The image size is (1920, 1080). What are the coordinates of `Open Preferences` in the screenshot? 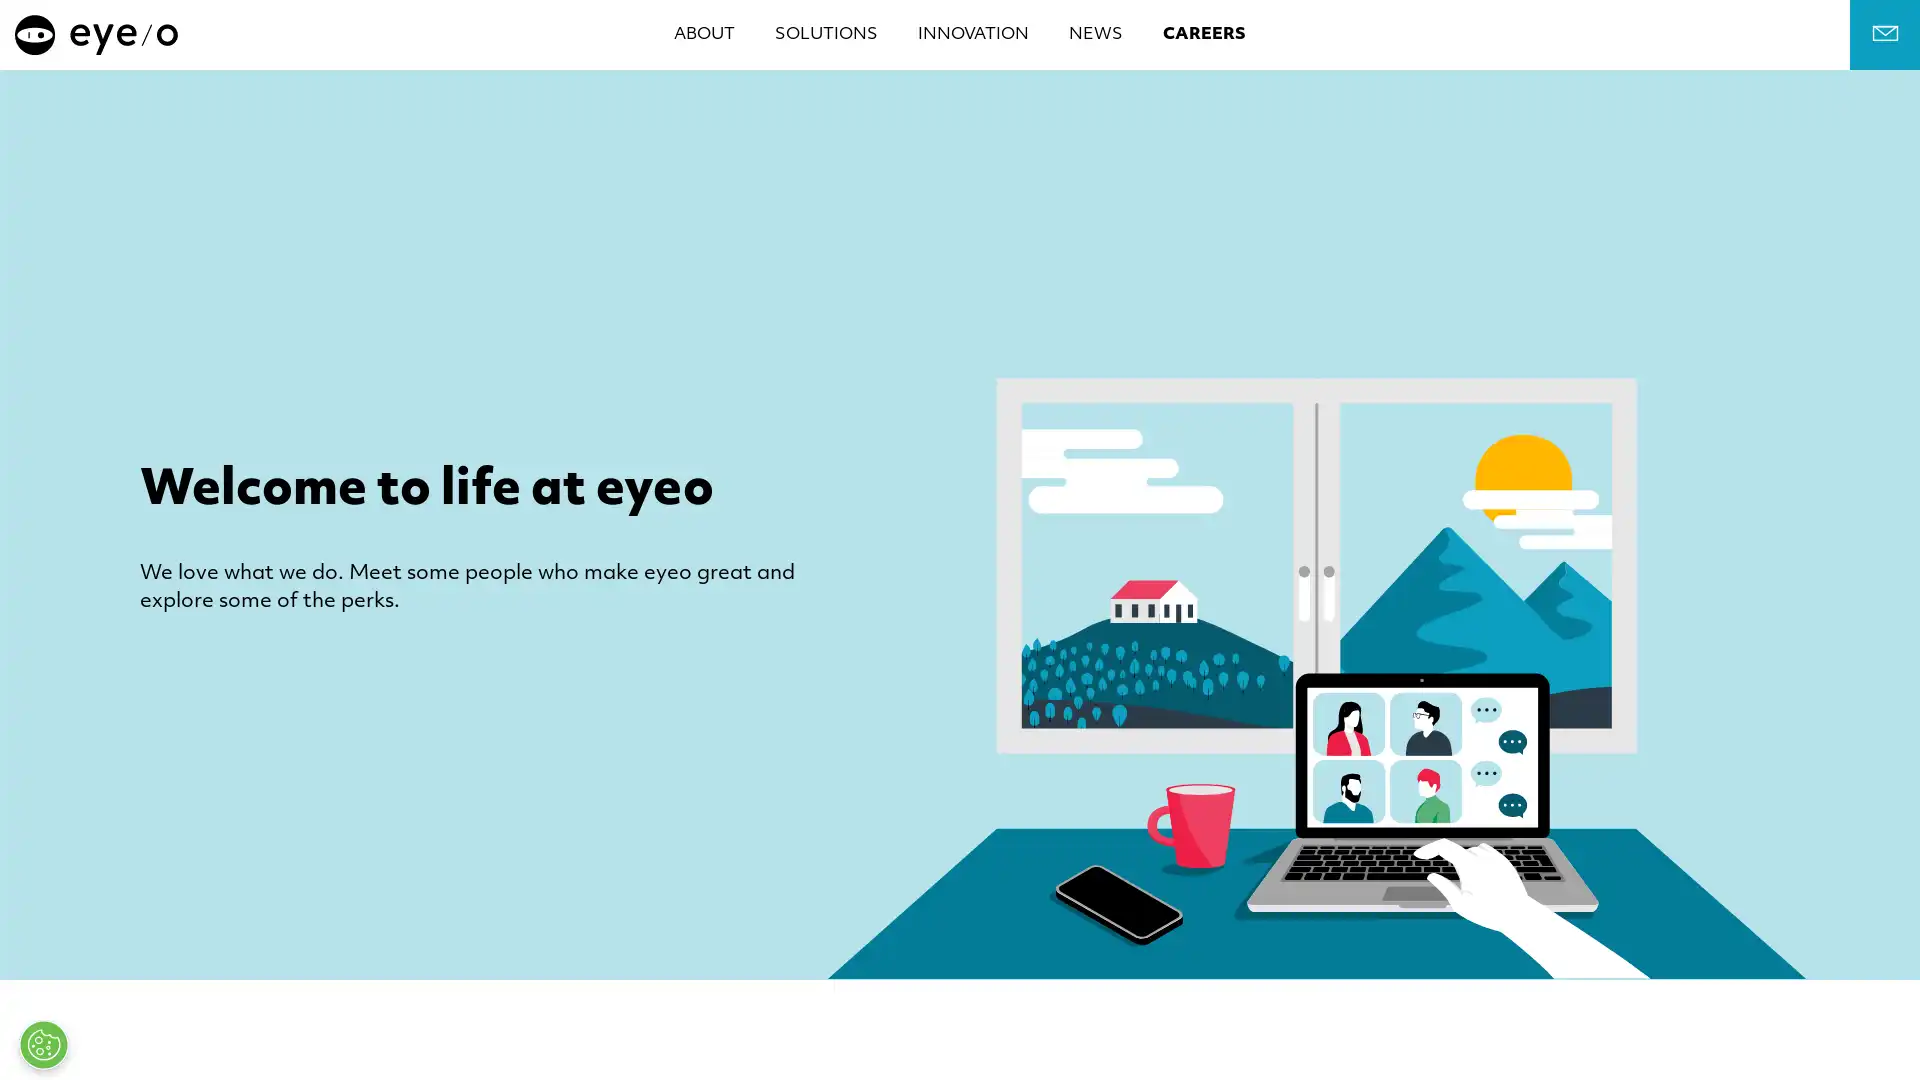 It's located at (43, 1044).